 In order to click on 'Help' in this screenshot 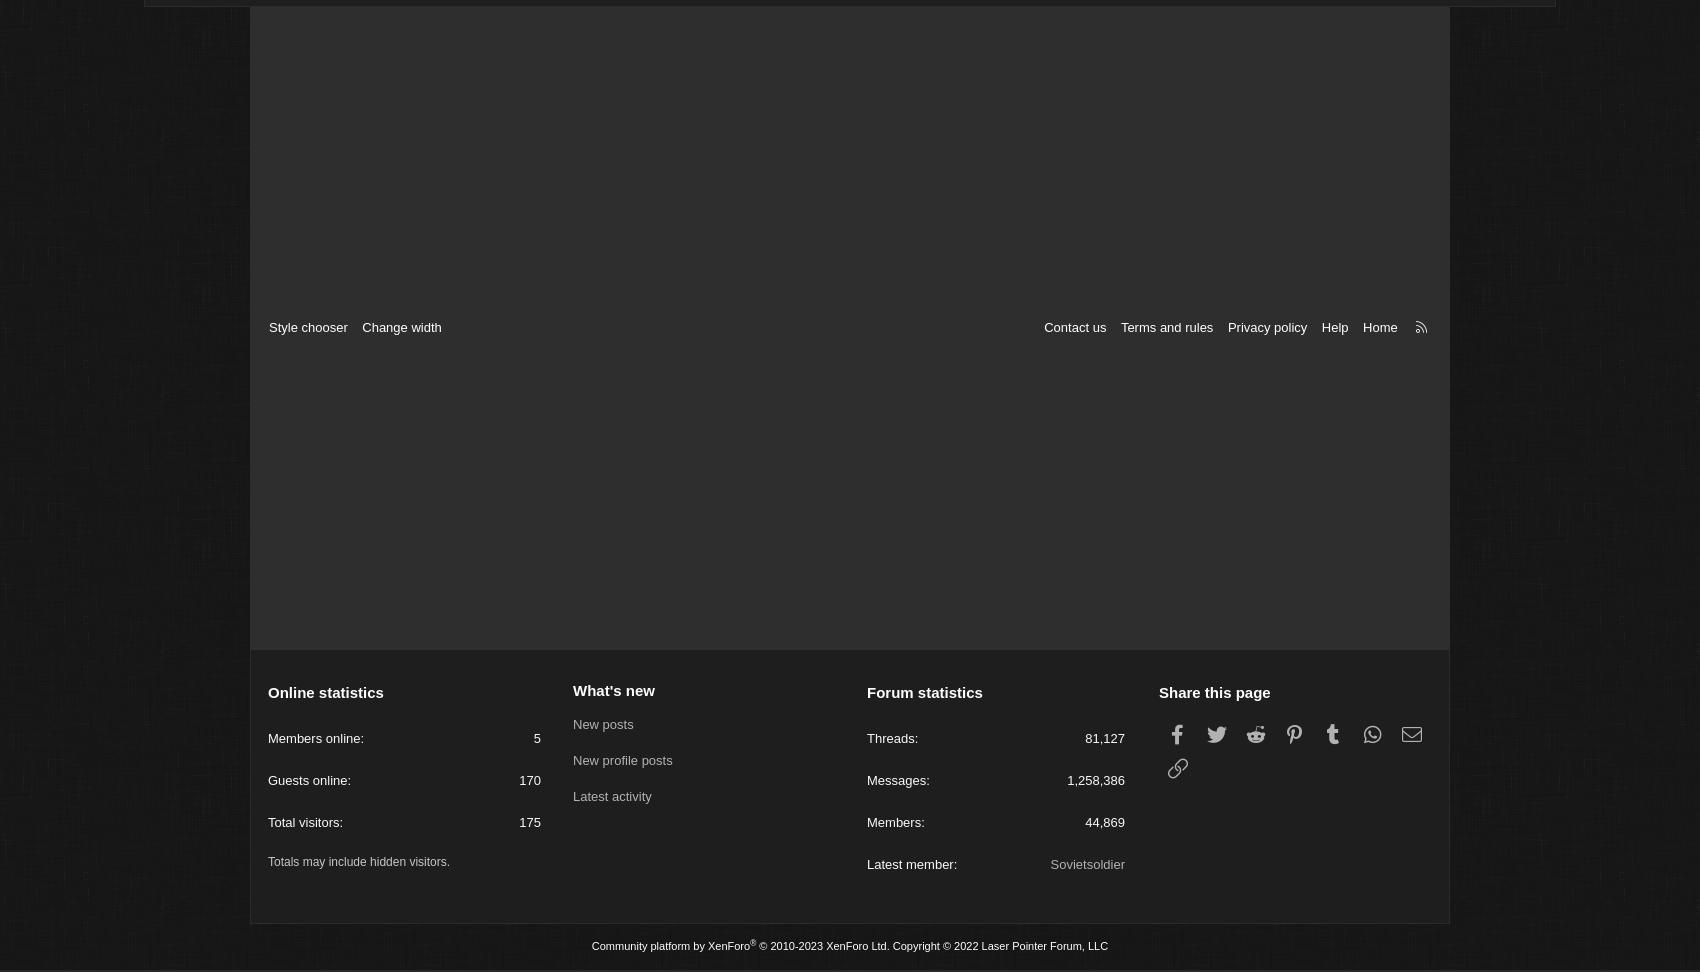, I will do `click(1334, 330)`.